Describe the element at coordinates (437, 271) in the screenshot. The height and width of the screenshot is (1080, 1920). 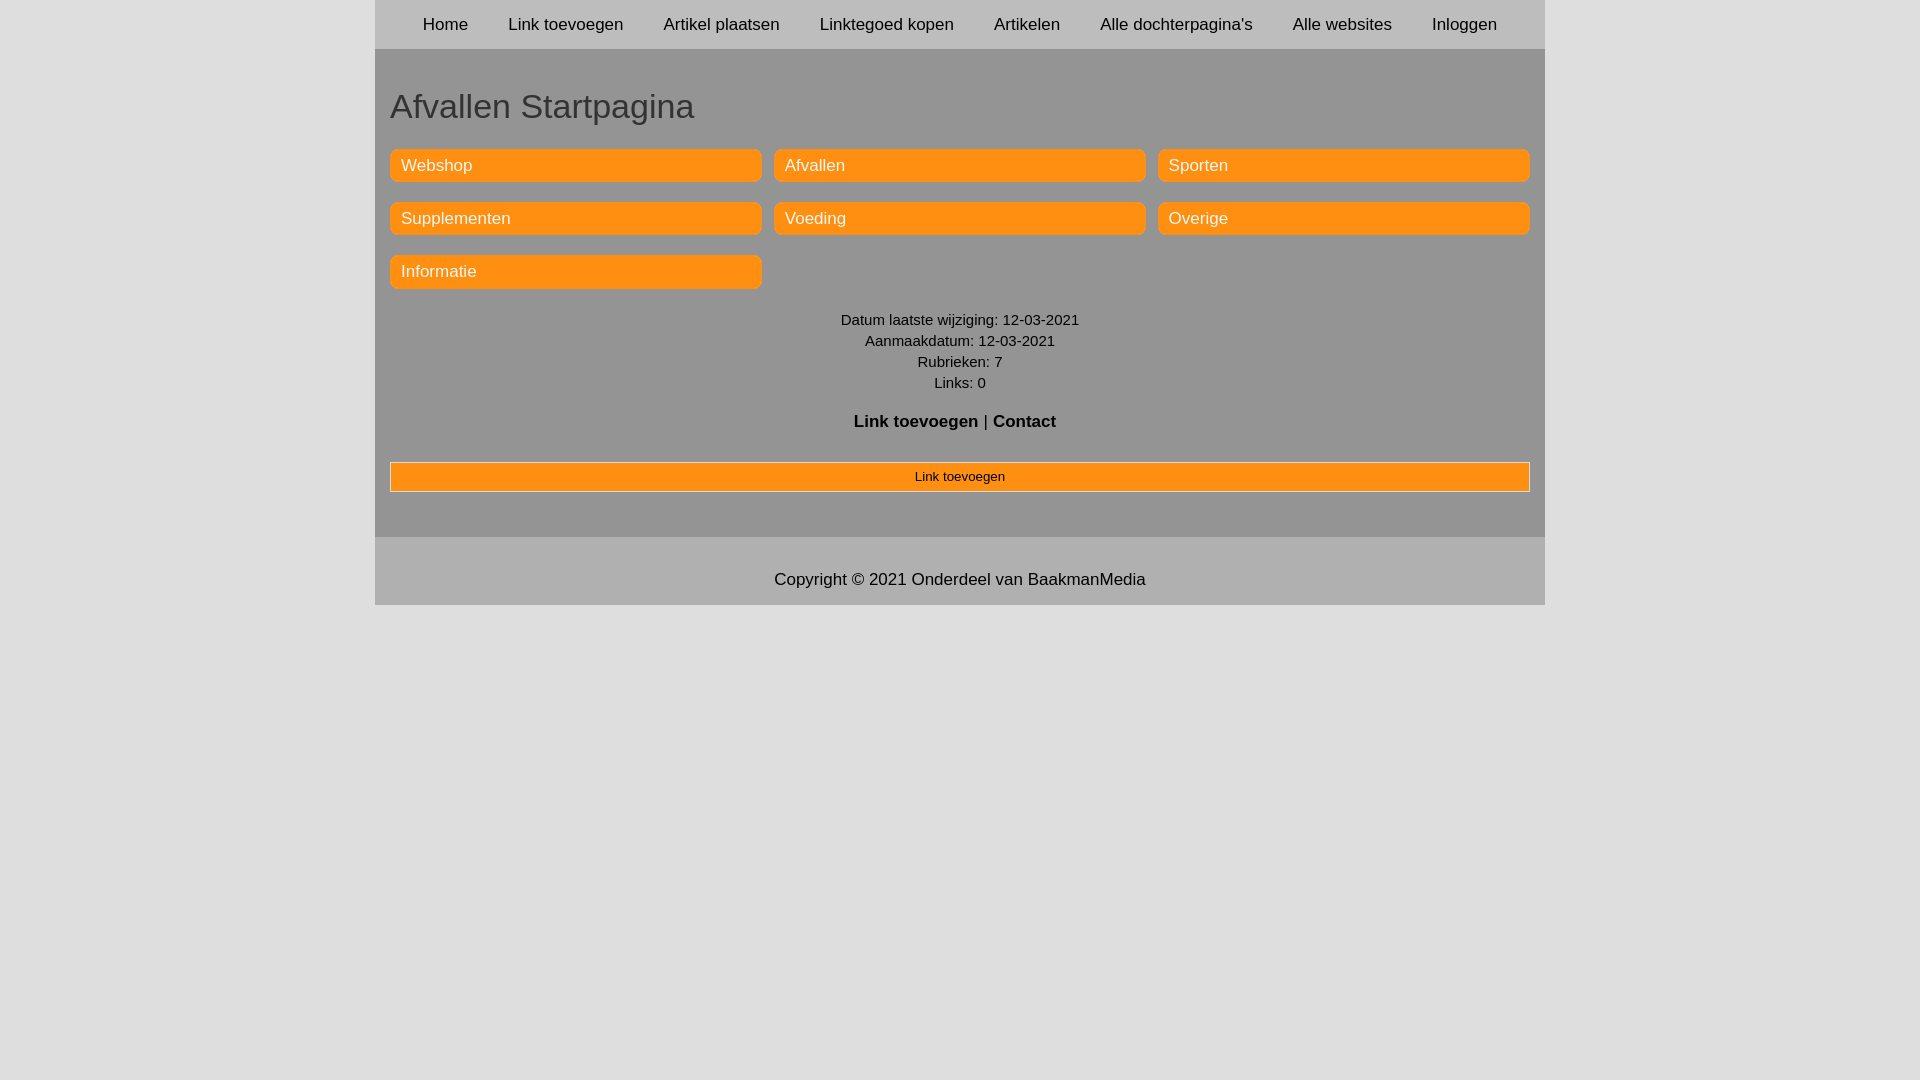
I see `'Informatie'` at that location.